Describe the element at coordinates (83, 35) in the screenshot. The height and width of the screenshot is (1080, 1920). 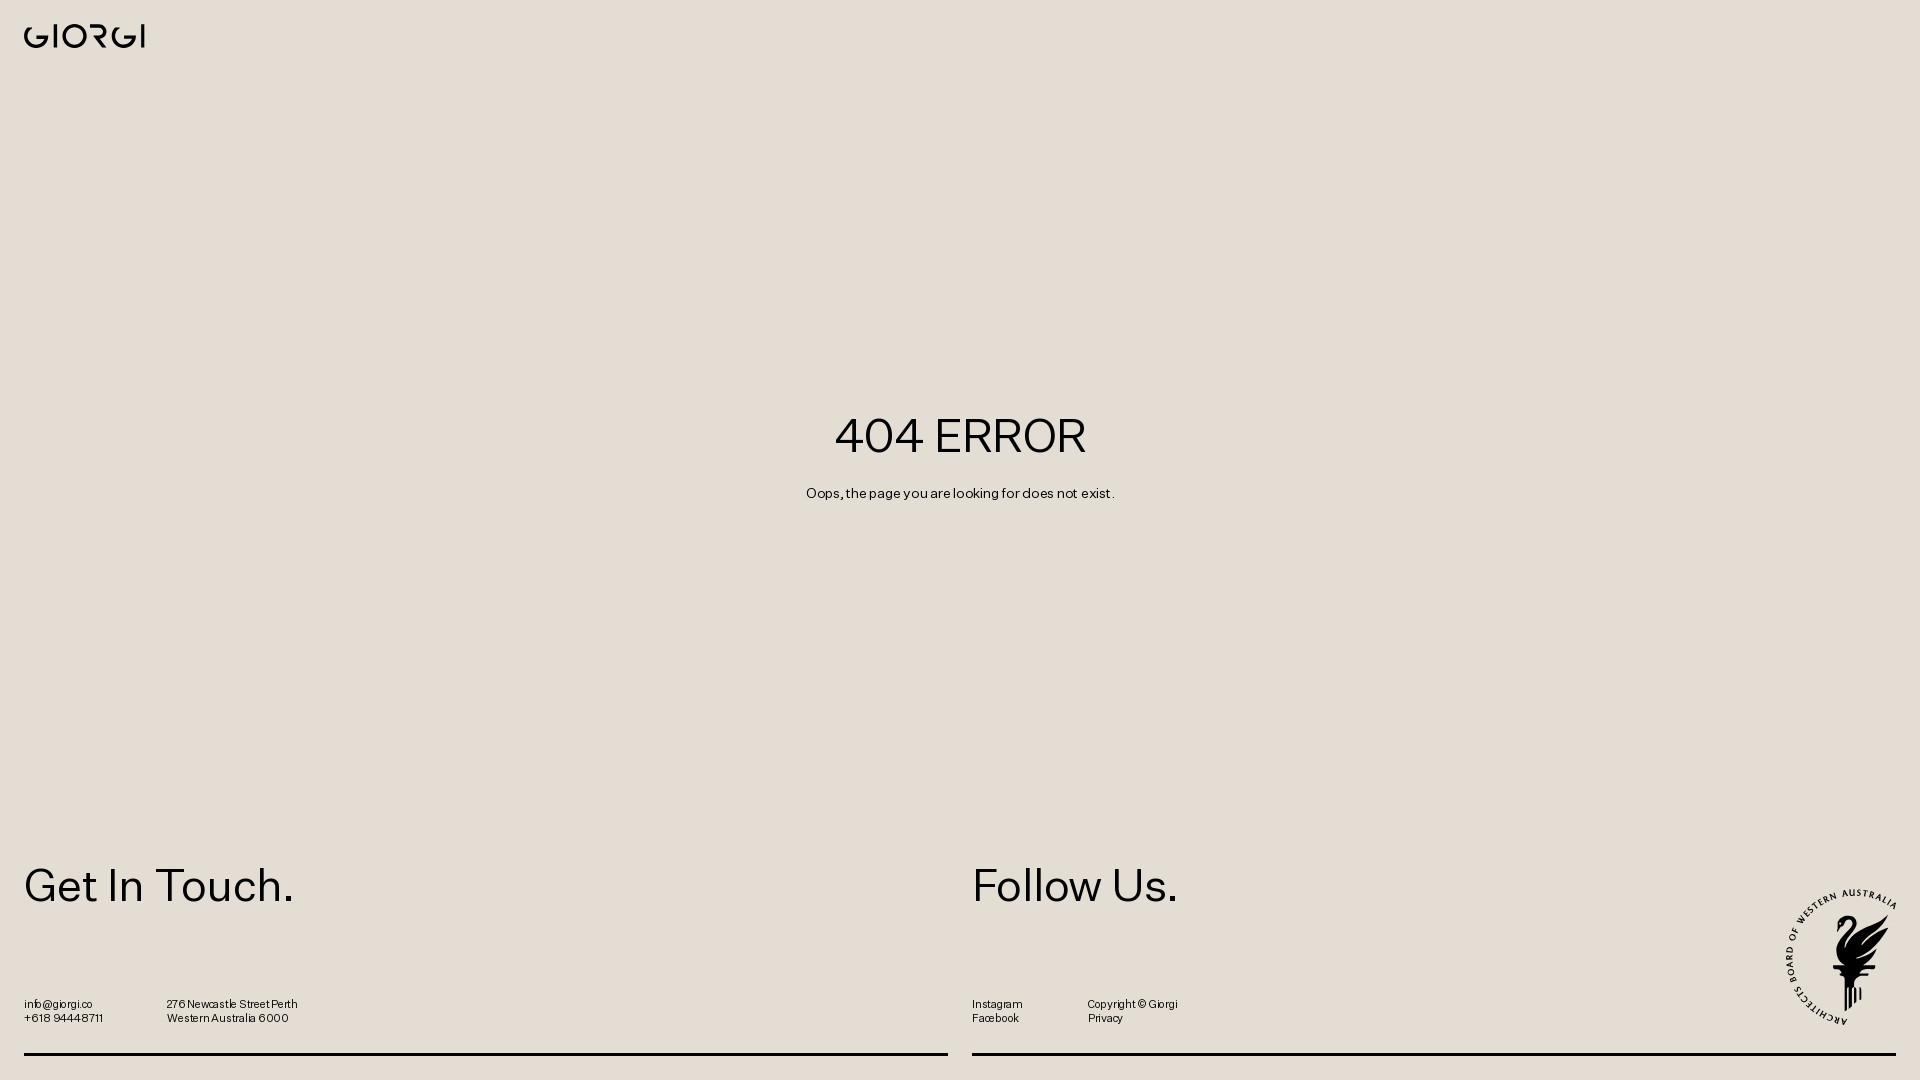
I see `'Giorgi'` at that location.